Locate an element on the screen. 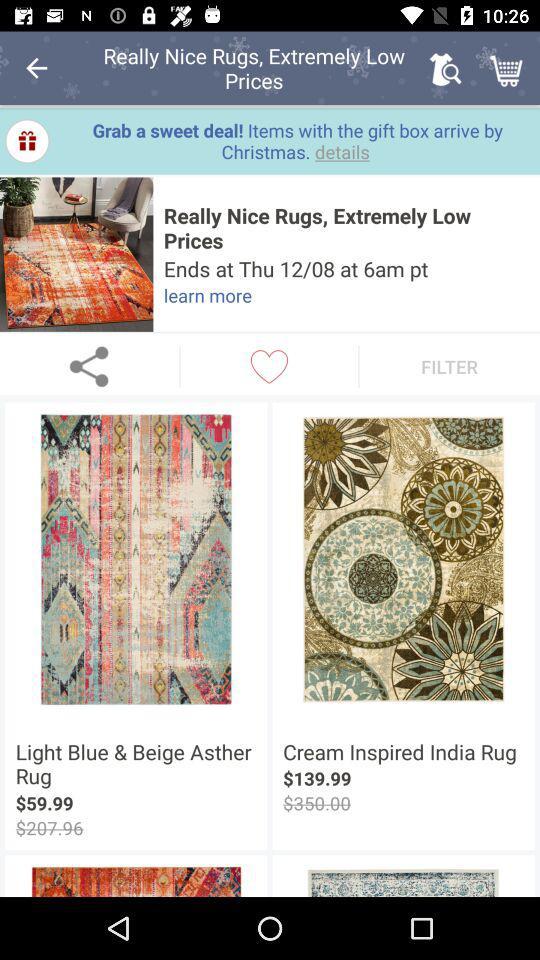  photo is located at coordinates (75, 253).